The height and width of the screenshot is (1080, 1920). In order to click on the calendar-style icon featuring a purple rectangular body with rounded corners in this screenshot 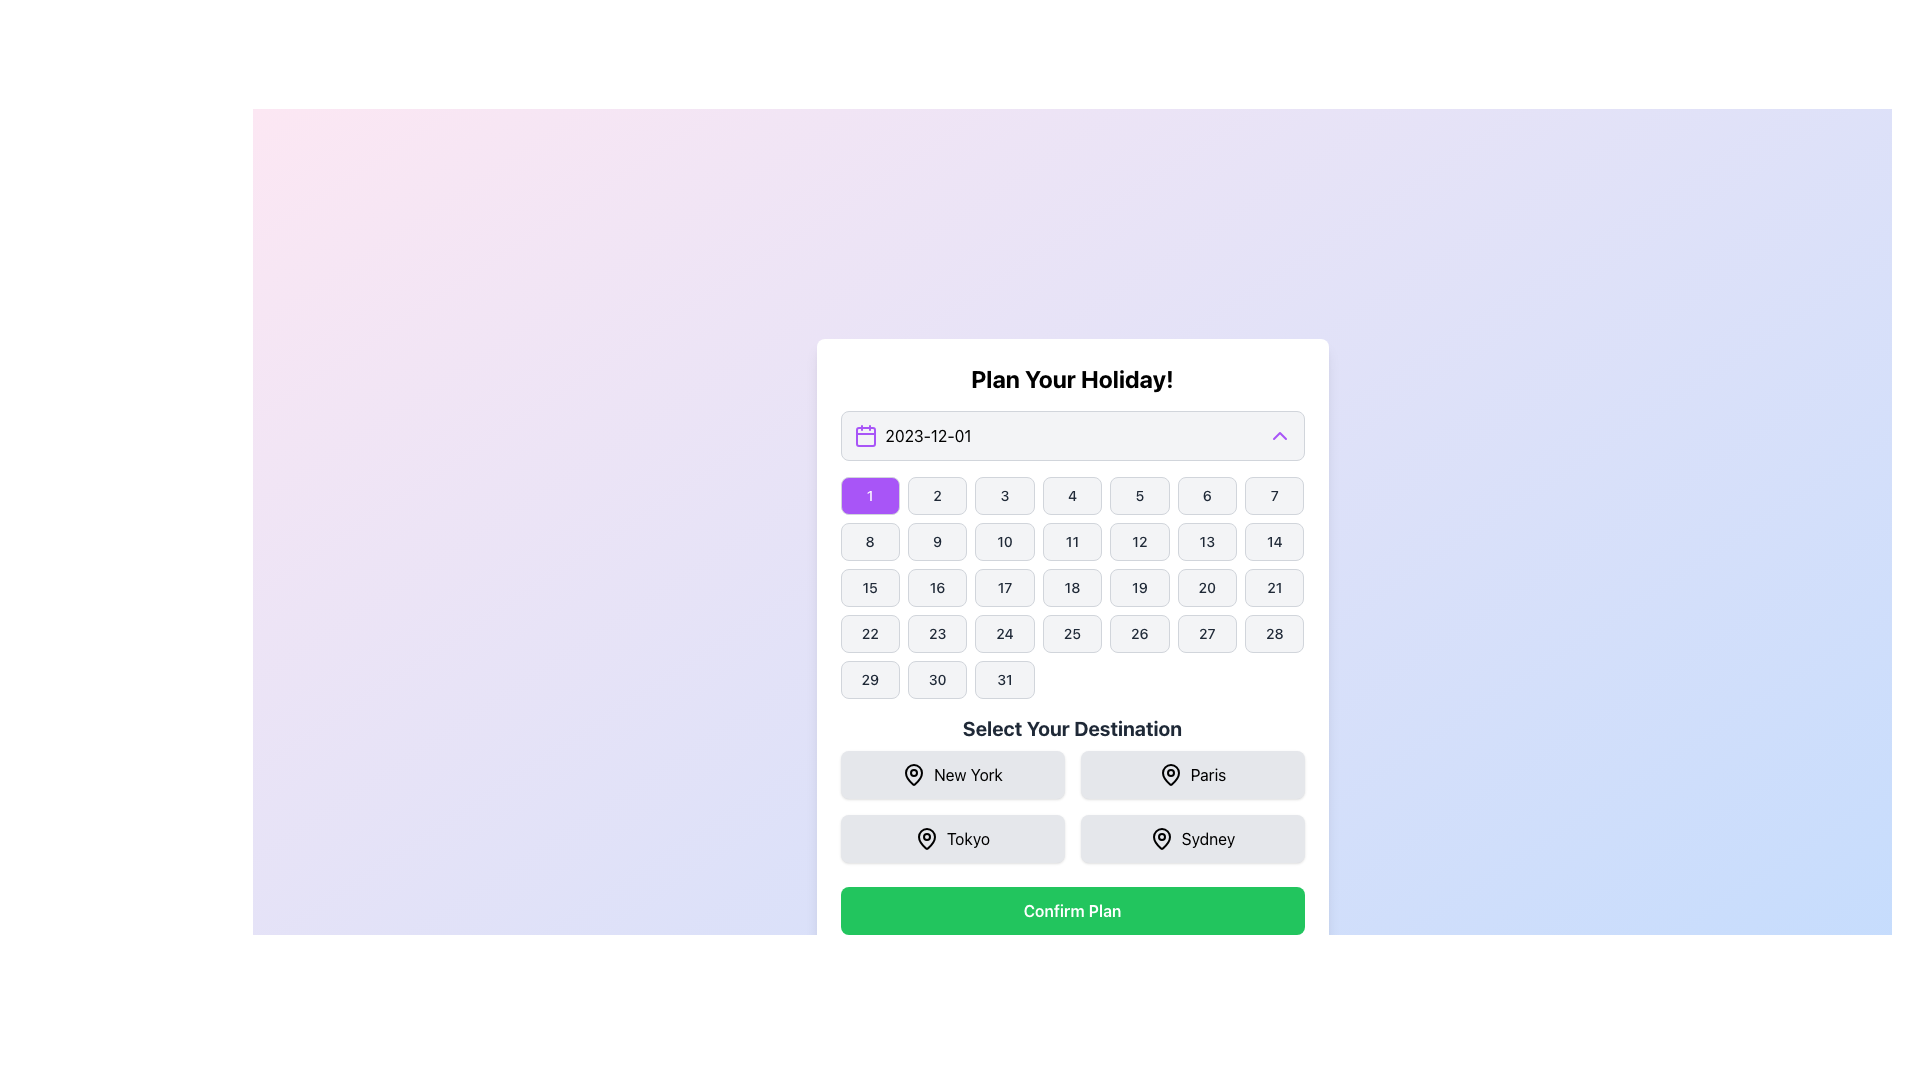, I will do `click(865, 435)`.